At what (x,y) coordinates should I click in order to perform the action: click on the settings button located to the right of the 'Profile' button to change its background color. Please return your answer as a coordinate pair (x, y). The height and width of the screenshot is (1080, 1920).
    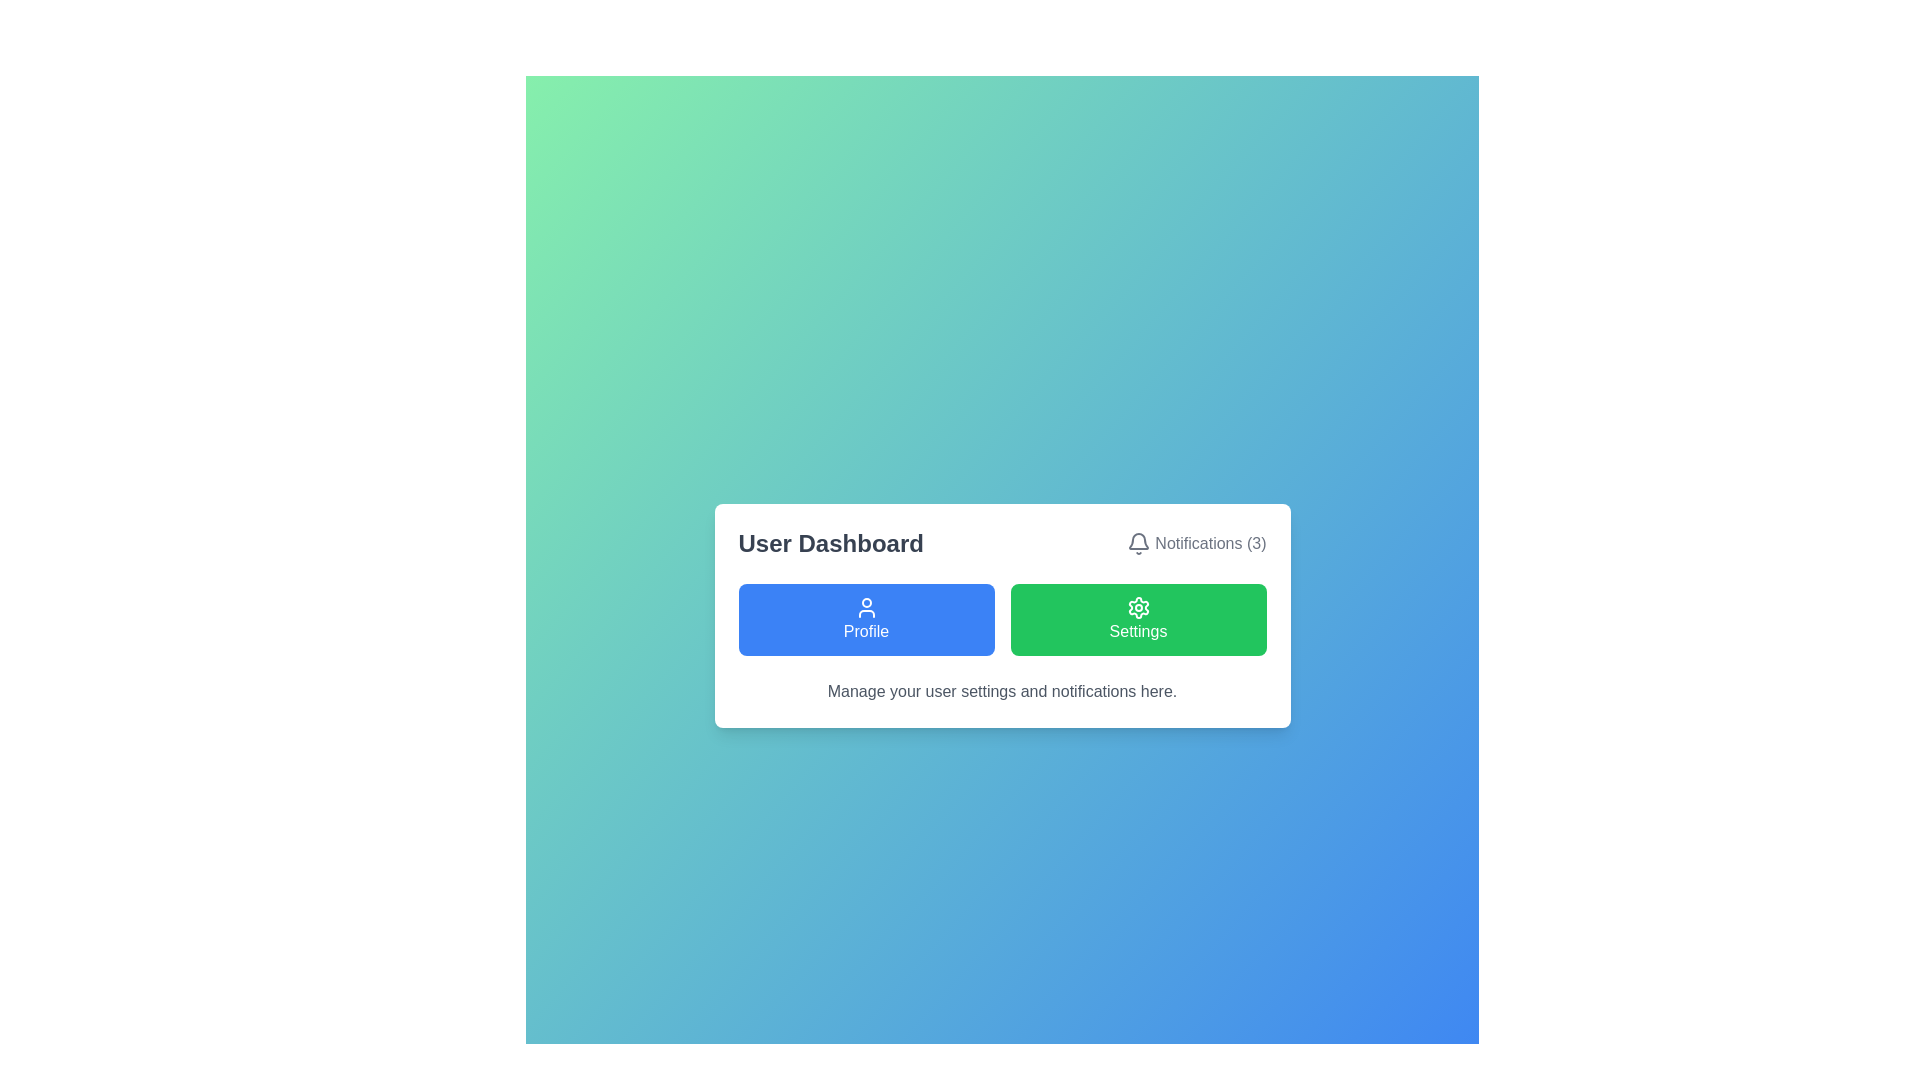
    Looking at the image, I should click on (1138, 619).